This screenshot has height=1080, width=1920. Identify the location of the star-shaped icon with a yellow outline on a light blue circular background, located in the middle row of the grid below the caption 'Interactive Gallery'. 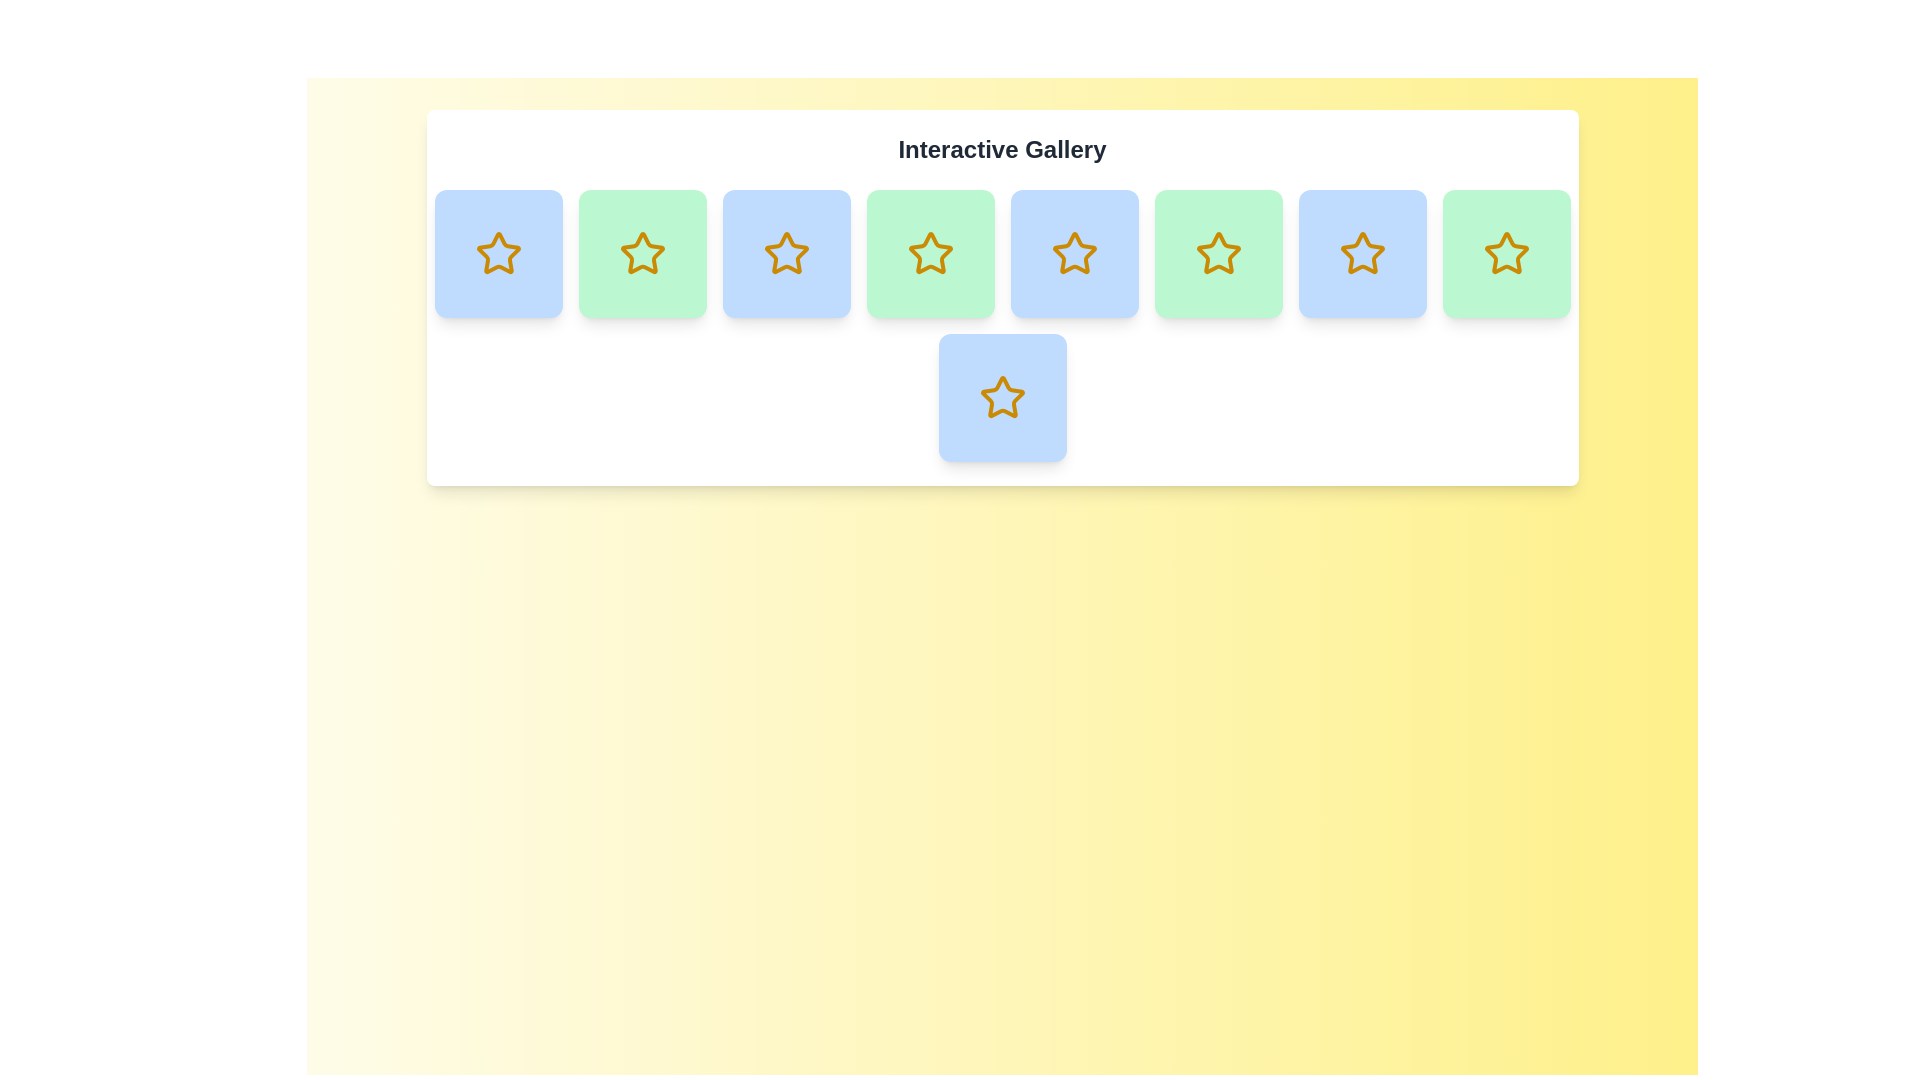
(1002, 397).